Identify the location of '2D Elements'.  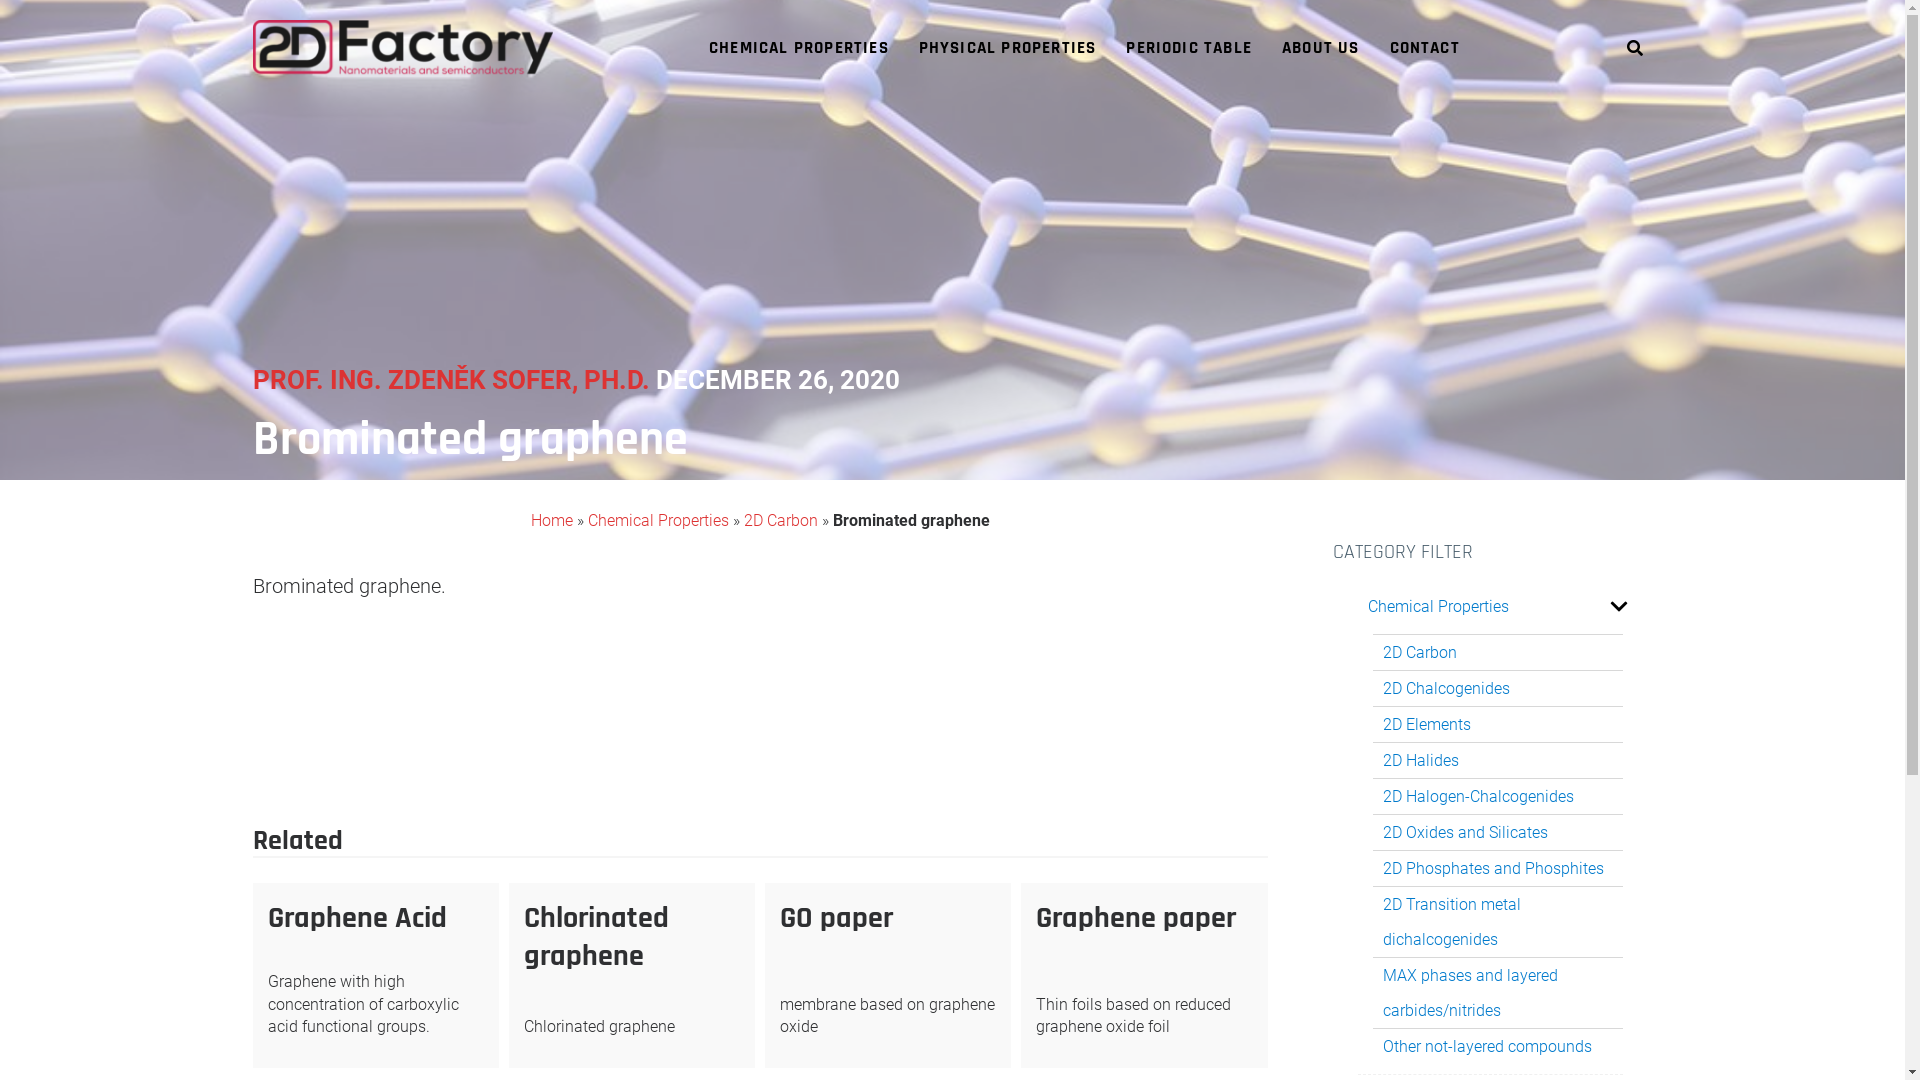
(1424, 724).